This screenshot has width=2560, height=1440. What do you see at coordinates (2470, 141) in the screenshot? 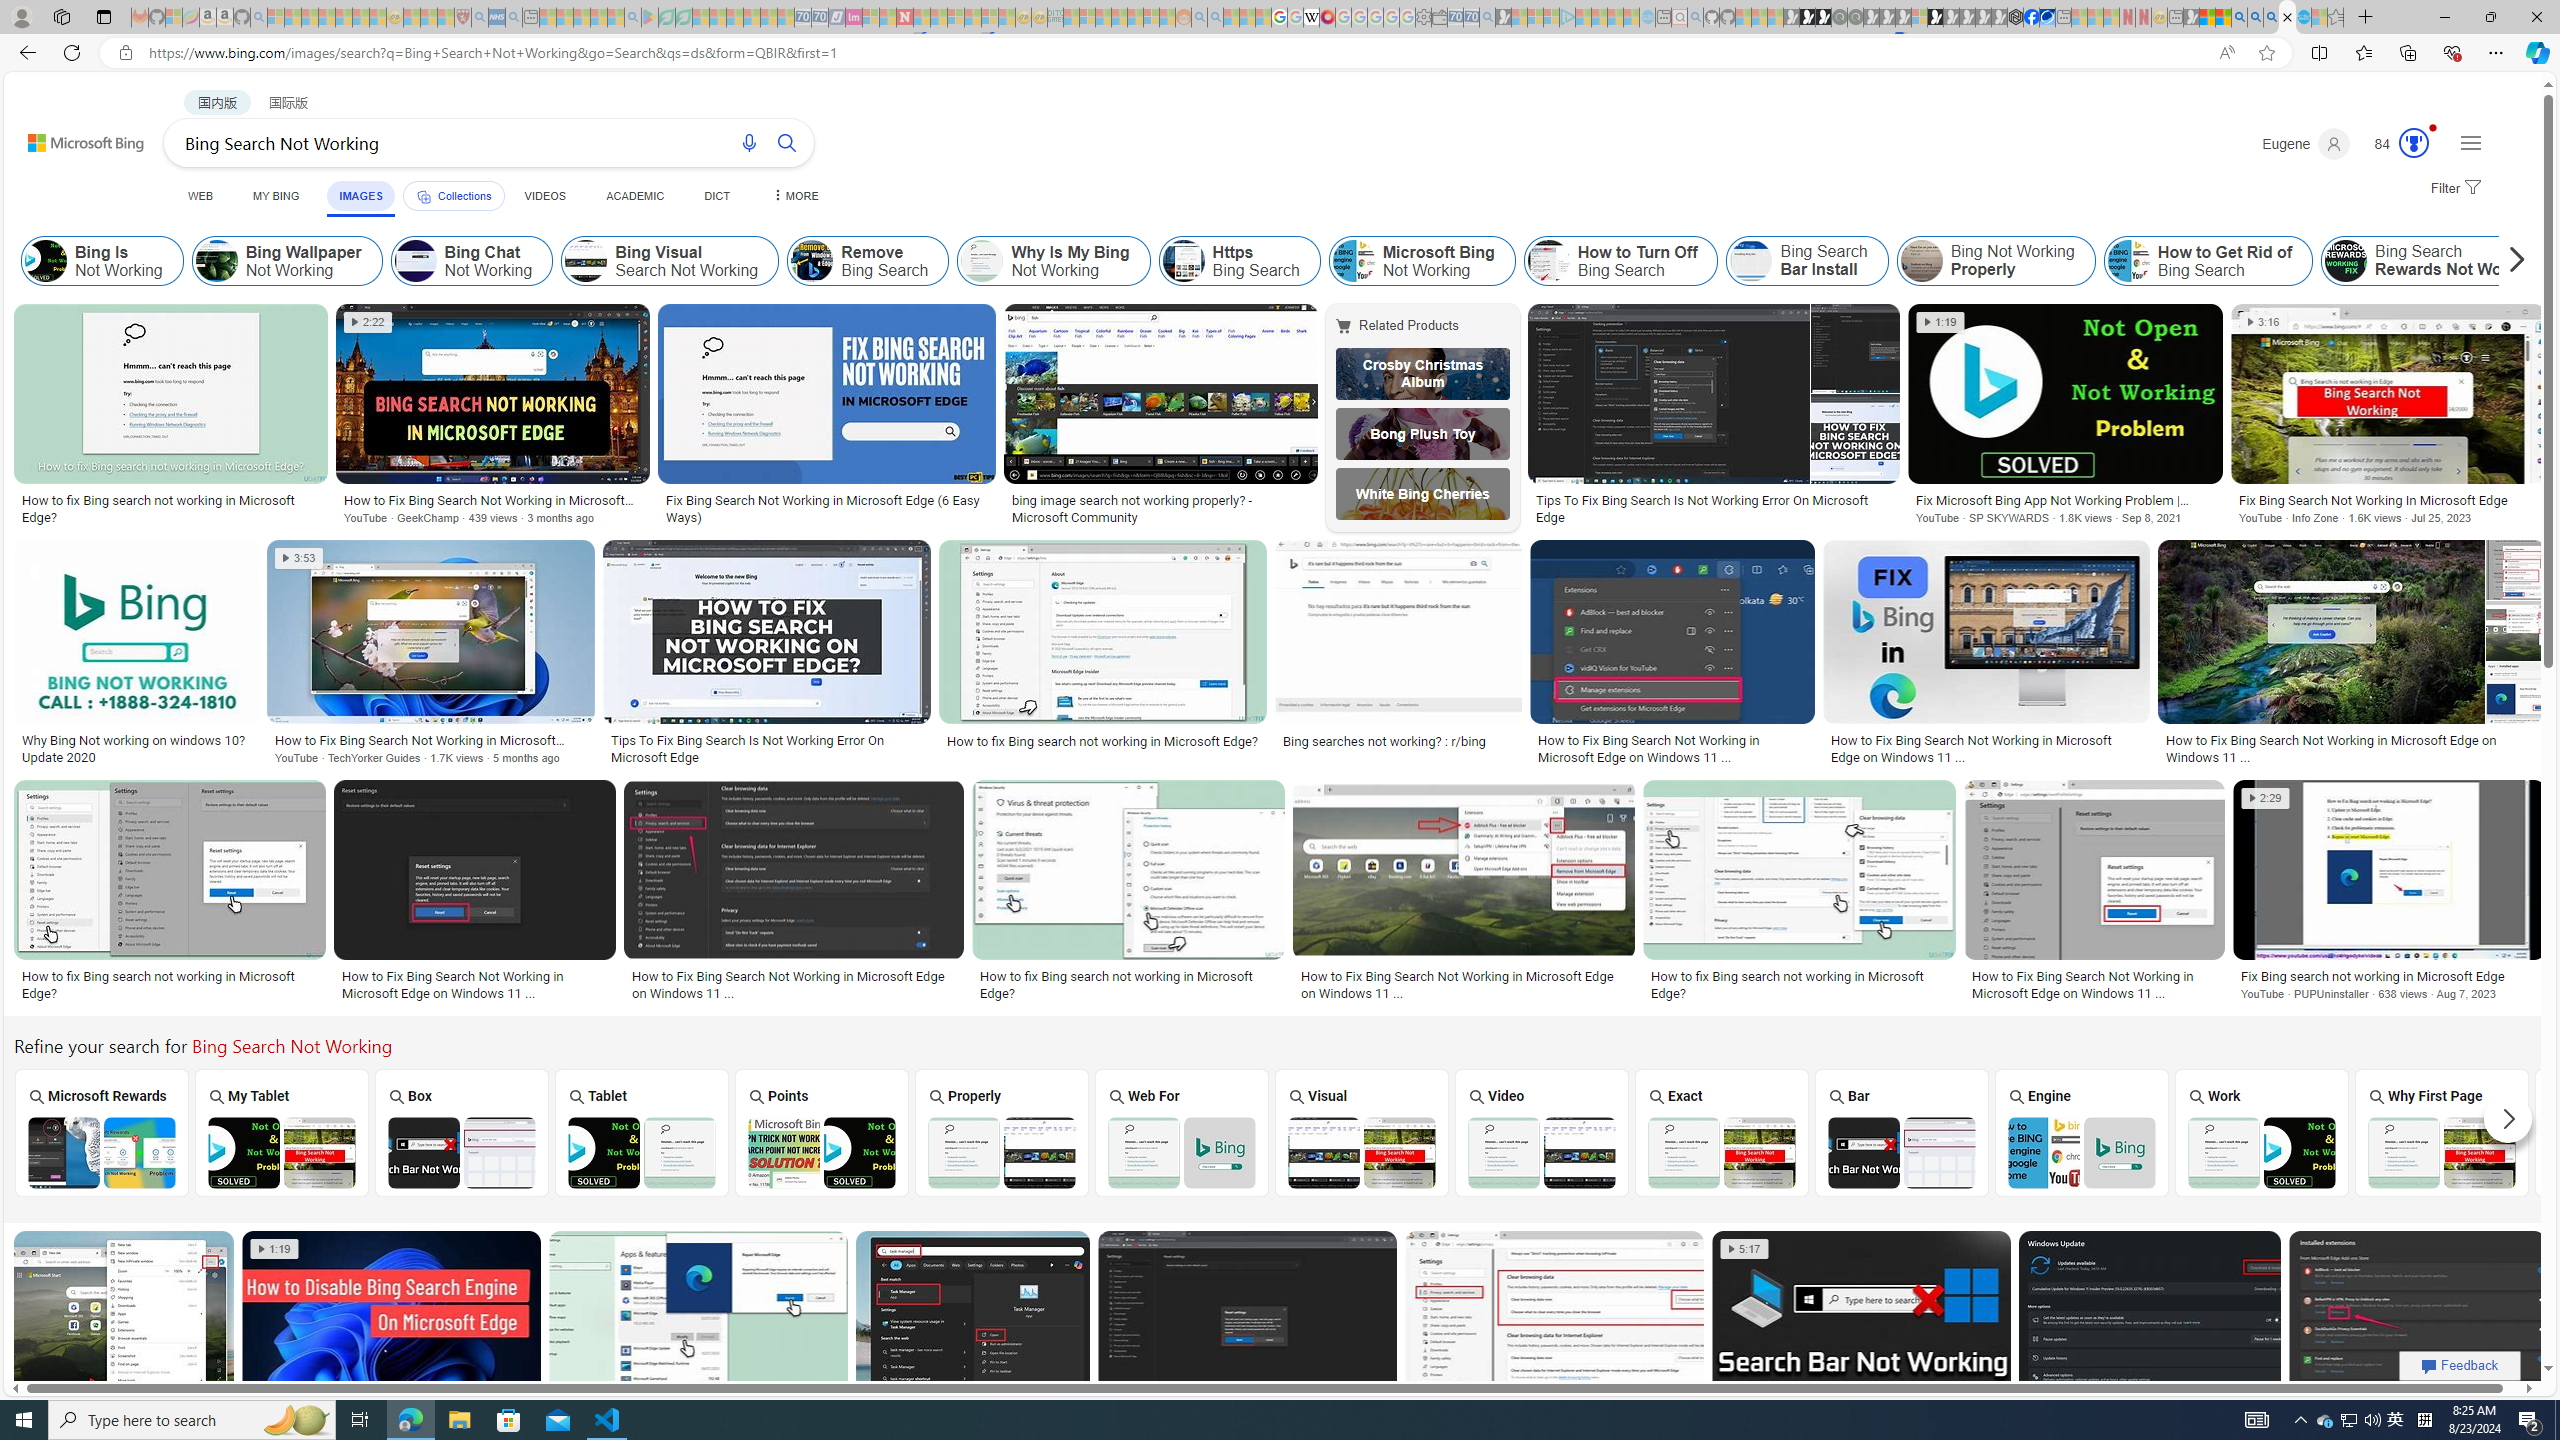
I see `'Settings and quick links'` at bounding box center [2470, 141].